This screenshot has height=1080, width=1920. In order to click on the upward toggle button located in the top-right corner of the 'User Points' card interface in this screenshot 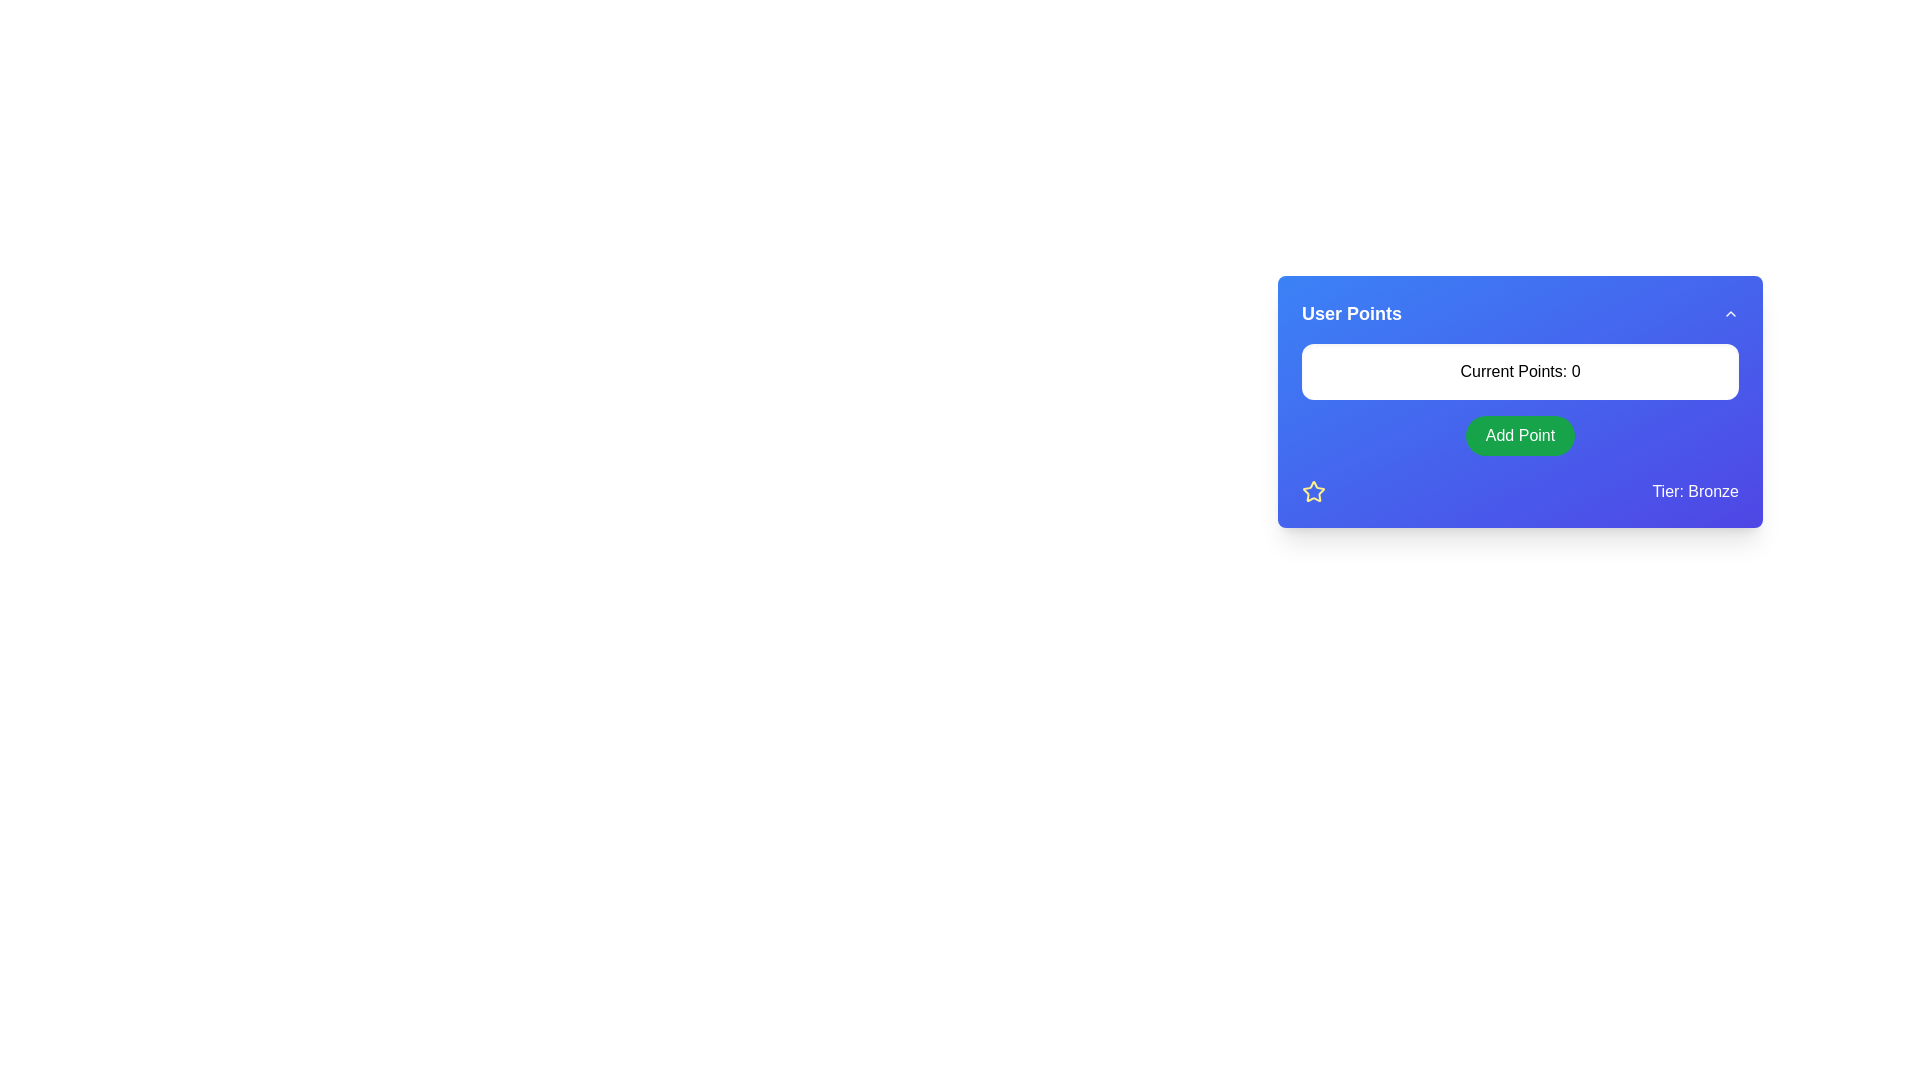, I will do `click(1730, 313)`.